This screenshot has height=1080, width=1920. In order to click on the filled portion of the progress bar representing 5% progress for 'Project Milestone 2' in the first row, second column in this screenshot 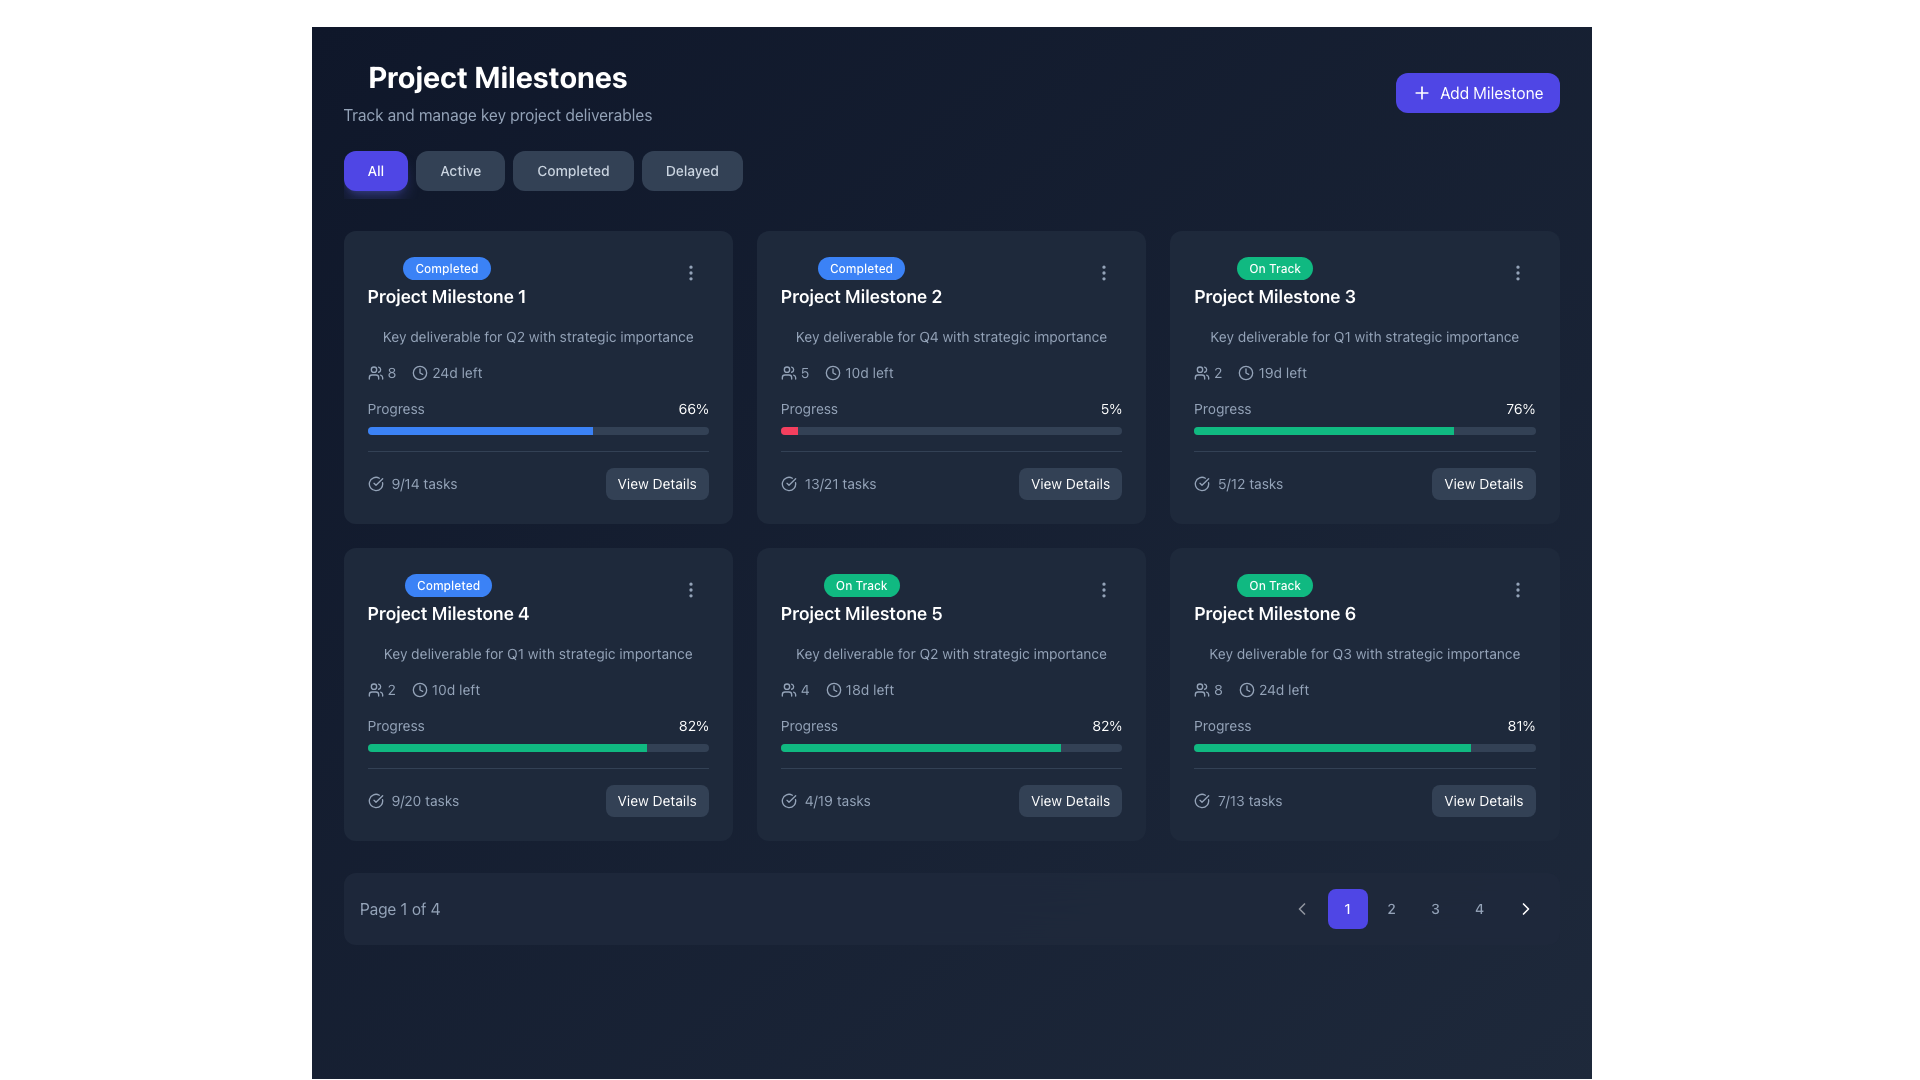, I will do `click(788, 430)`.